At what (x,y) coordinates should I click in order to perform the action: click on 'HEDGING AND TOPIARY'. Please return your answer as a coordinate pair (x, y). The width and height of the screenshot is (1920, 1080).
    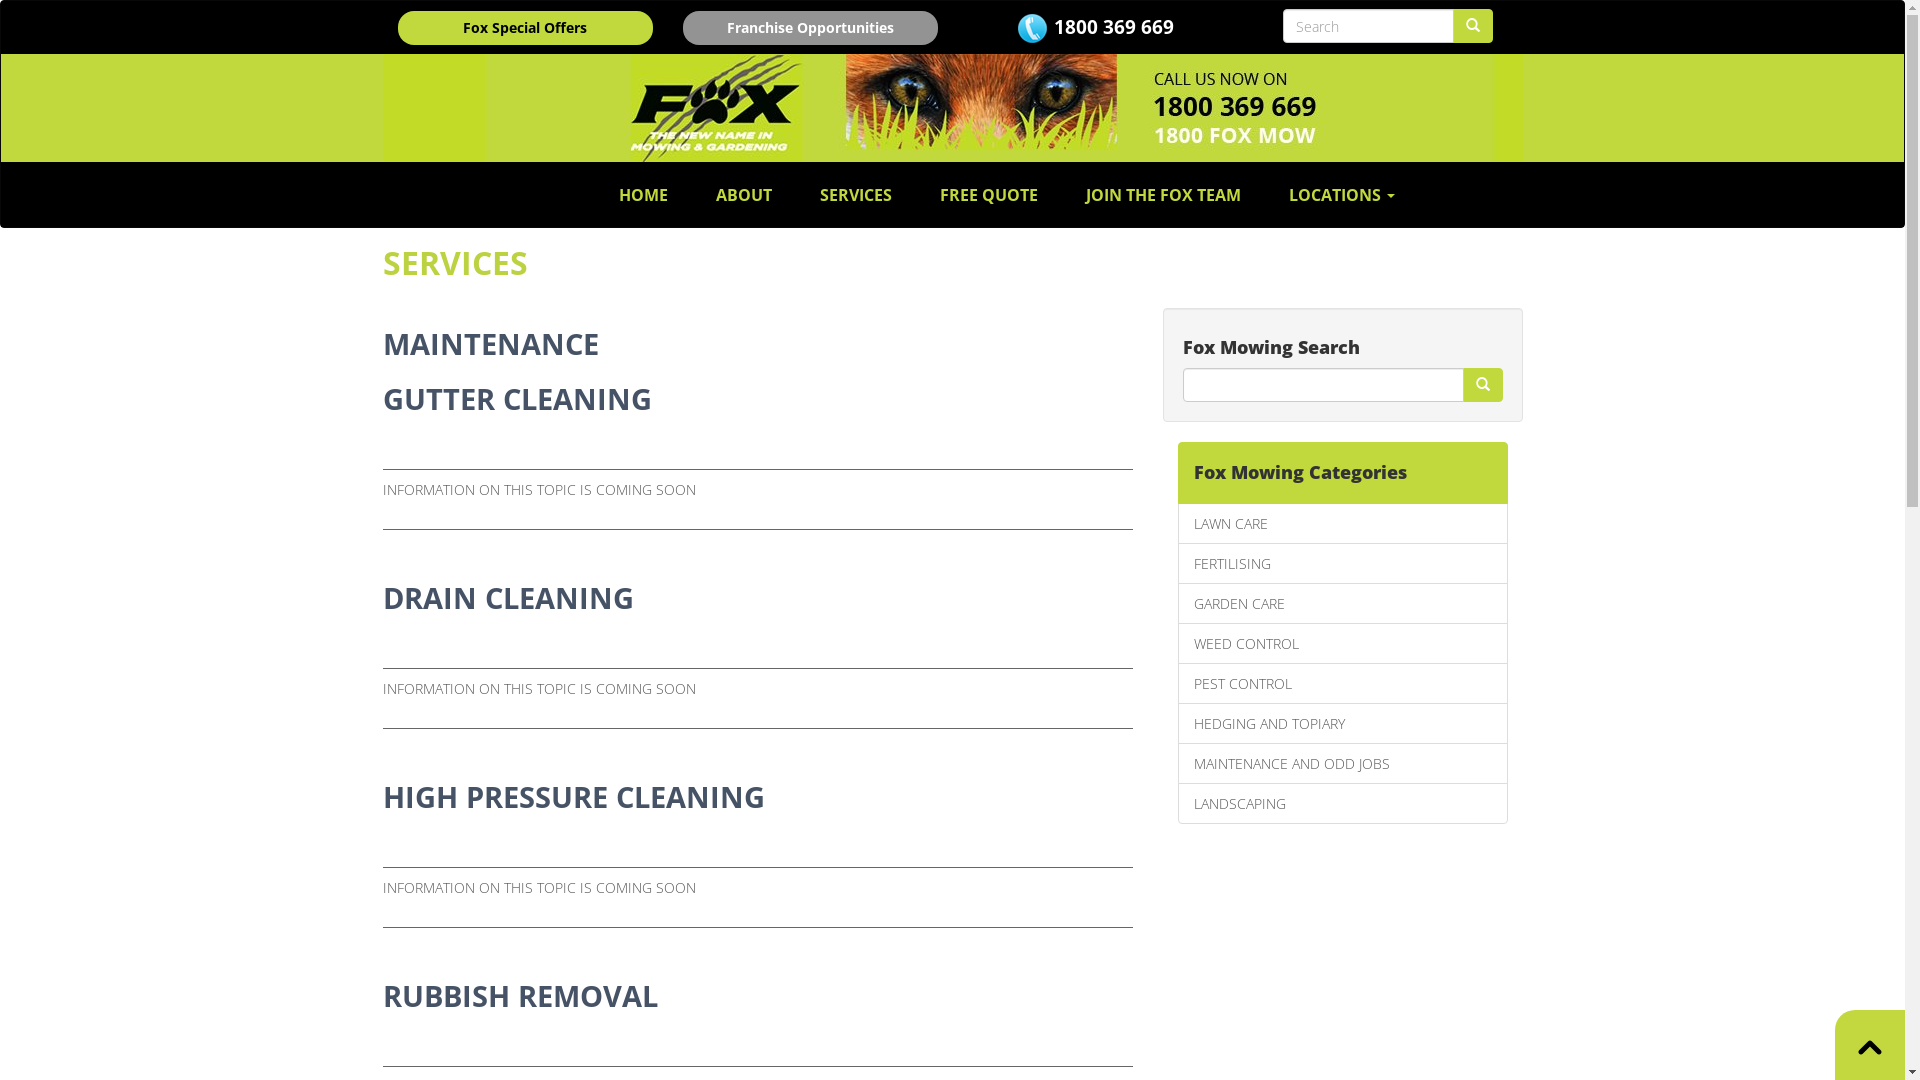
    Looking at the image, I should click on (1343, 723).